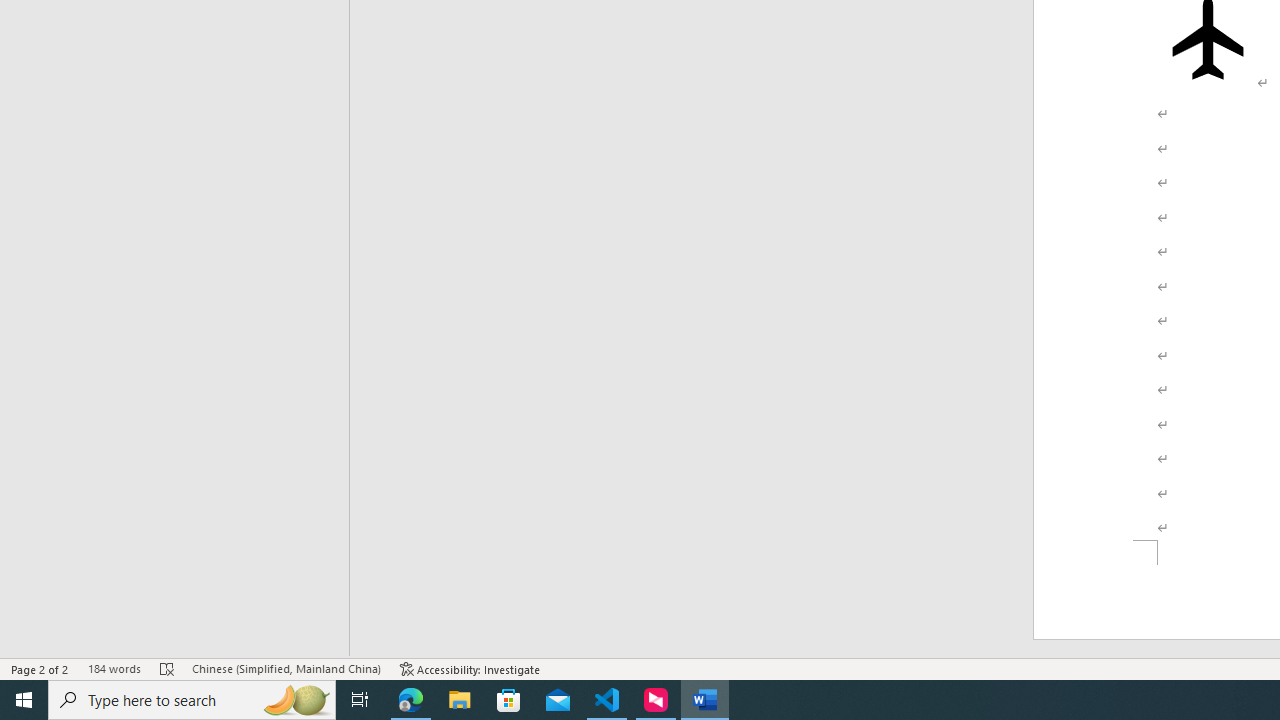 The width and height of the screenshot is (1280, 720). Describe the element at coordinates (168, 669) in the screenshot. I see `'Spelling and Grammar Check Errors'` at that location.